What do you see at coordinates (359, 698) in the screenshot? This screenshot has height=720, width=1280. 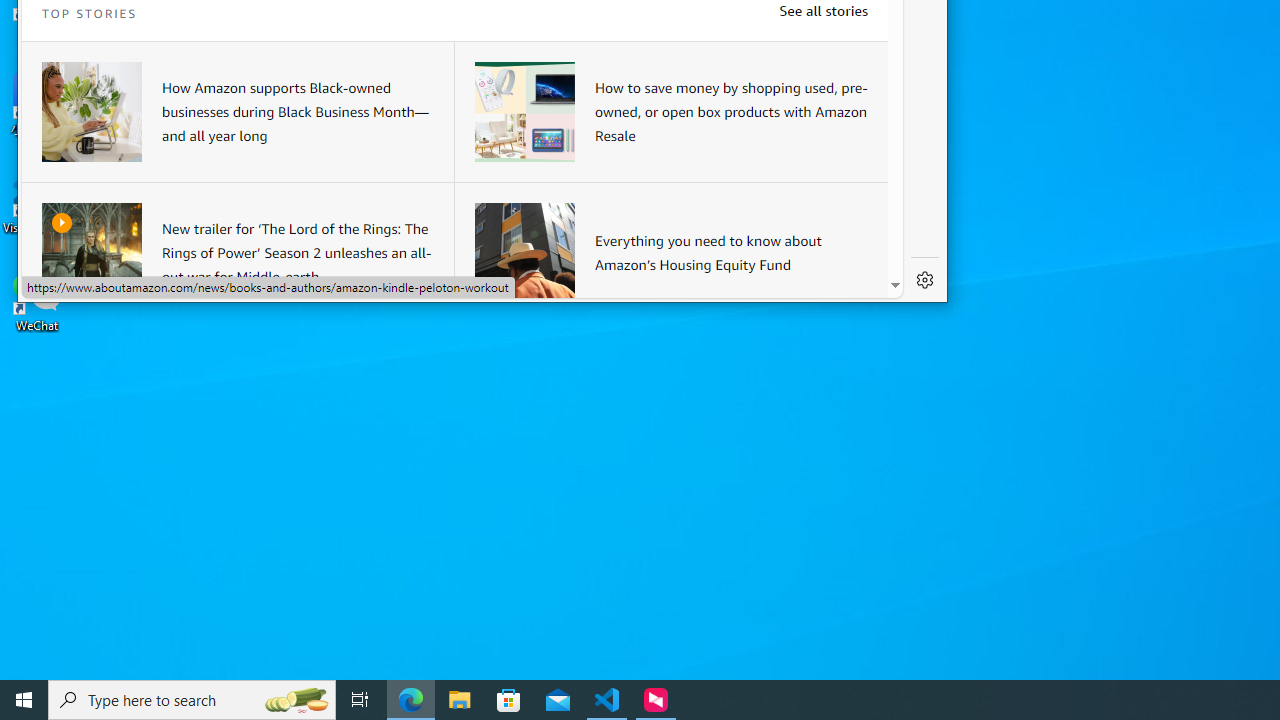 I see `'Task View'` at bounding box center [359, 698].